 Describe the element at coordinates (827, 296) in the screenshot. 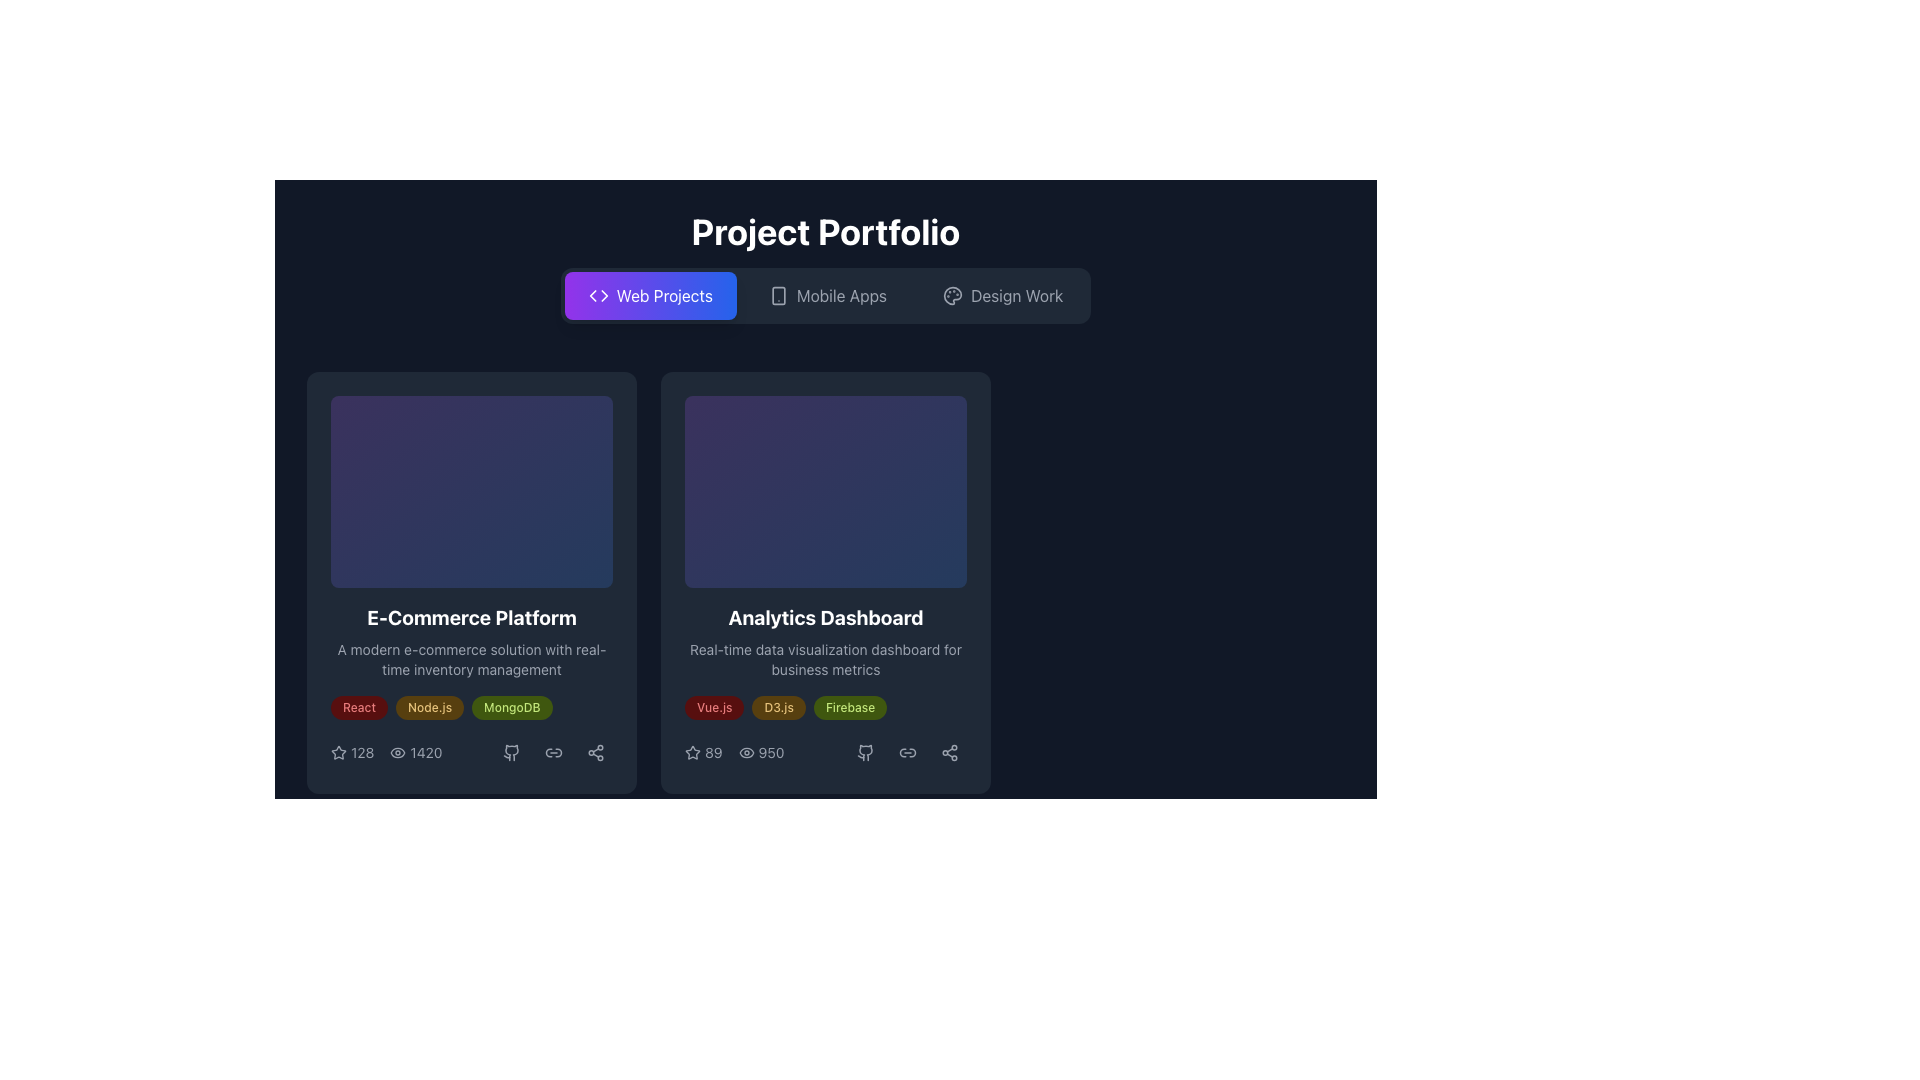

I see `the 'Mobile Apps' button, which is the second button in a horizontal row of three buttons, styled with a dark gray-to-black gradient background and containing a smartphone icon and light gray text` at that location.